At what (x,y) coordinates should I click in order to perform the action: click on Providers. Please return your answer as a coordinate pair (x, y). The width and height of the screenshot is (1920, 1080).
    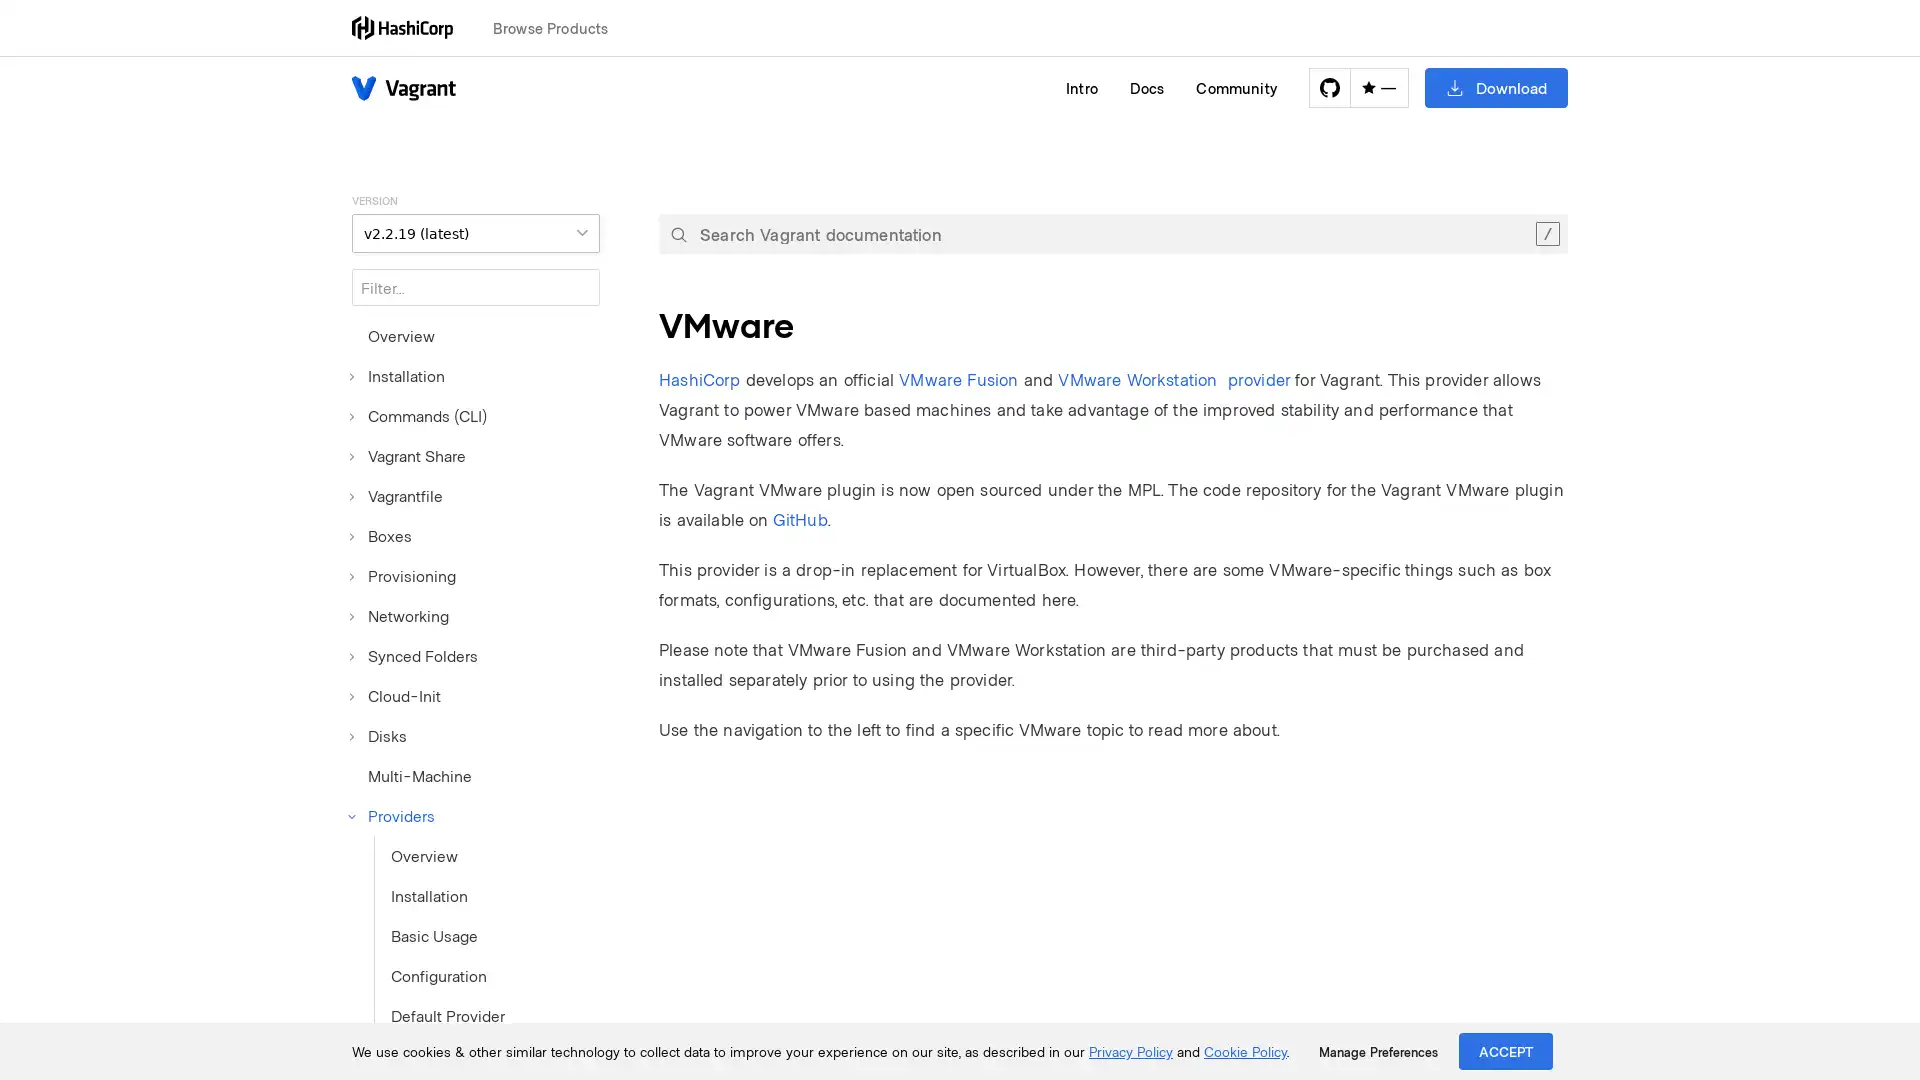
    Looking at the image, I should click on (393, 816).